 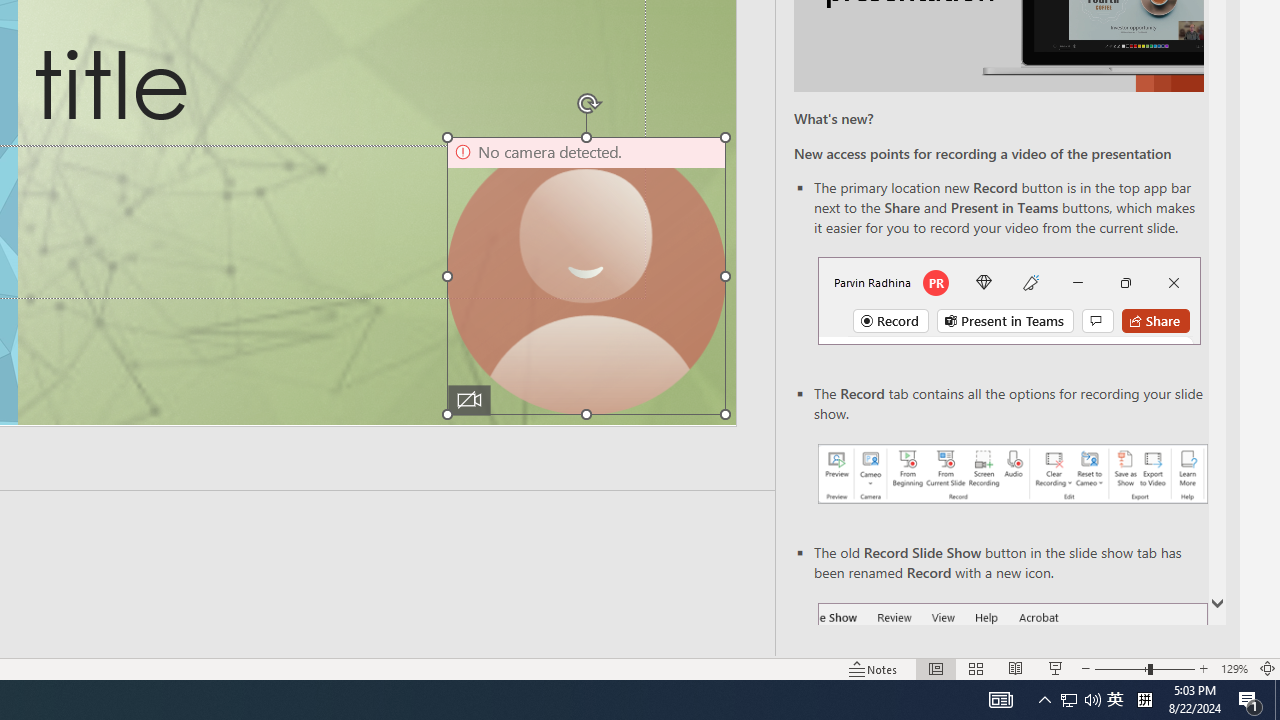 I want to click on 'Zoom In', so click(x=1203, y=669).